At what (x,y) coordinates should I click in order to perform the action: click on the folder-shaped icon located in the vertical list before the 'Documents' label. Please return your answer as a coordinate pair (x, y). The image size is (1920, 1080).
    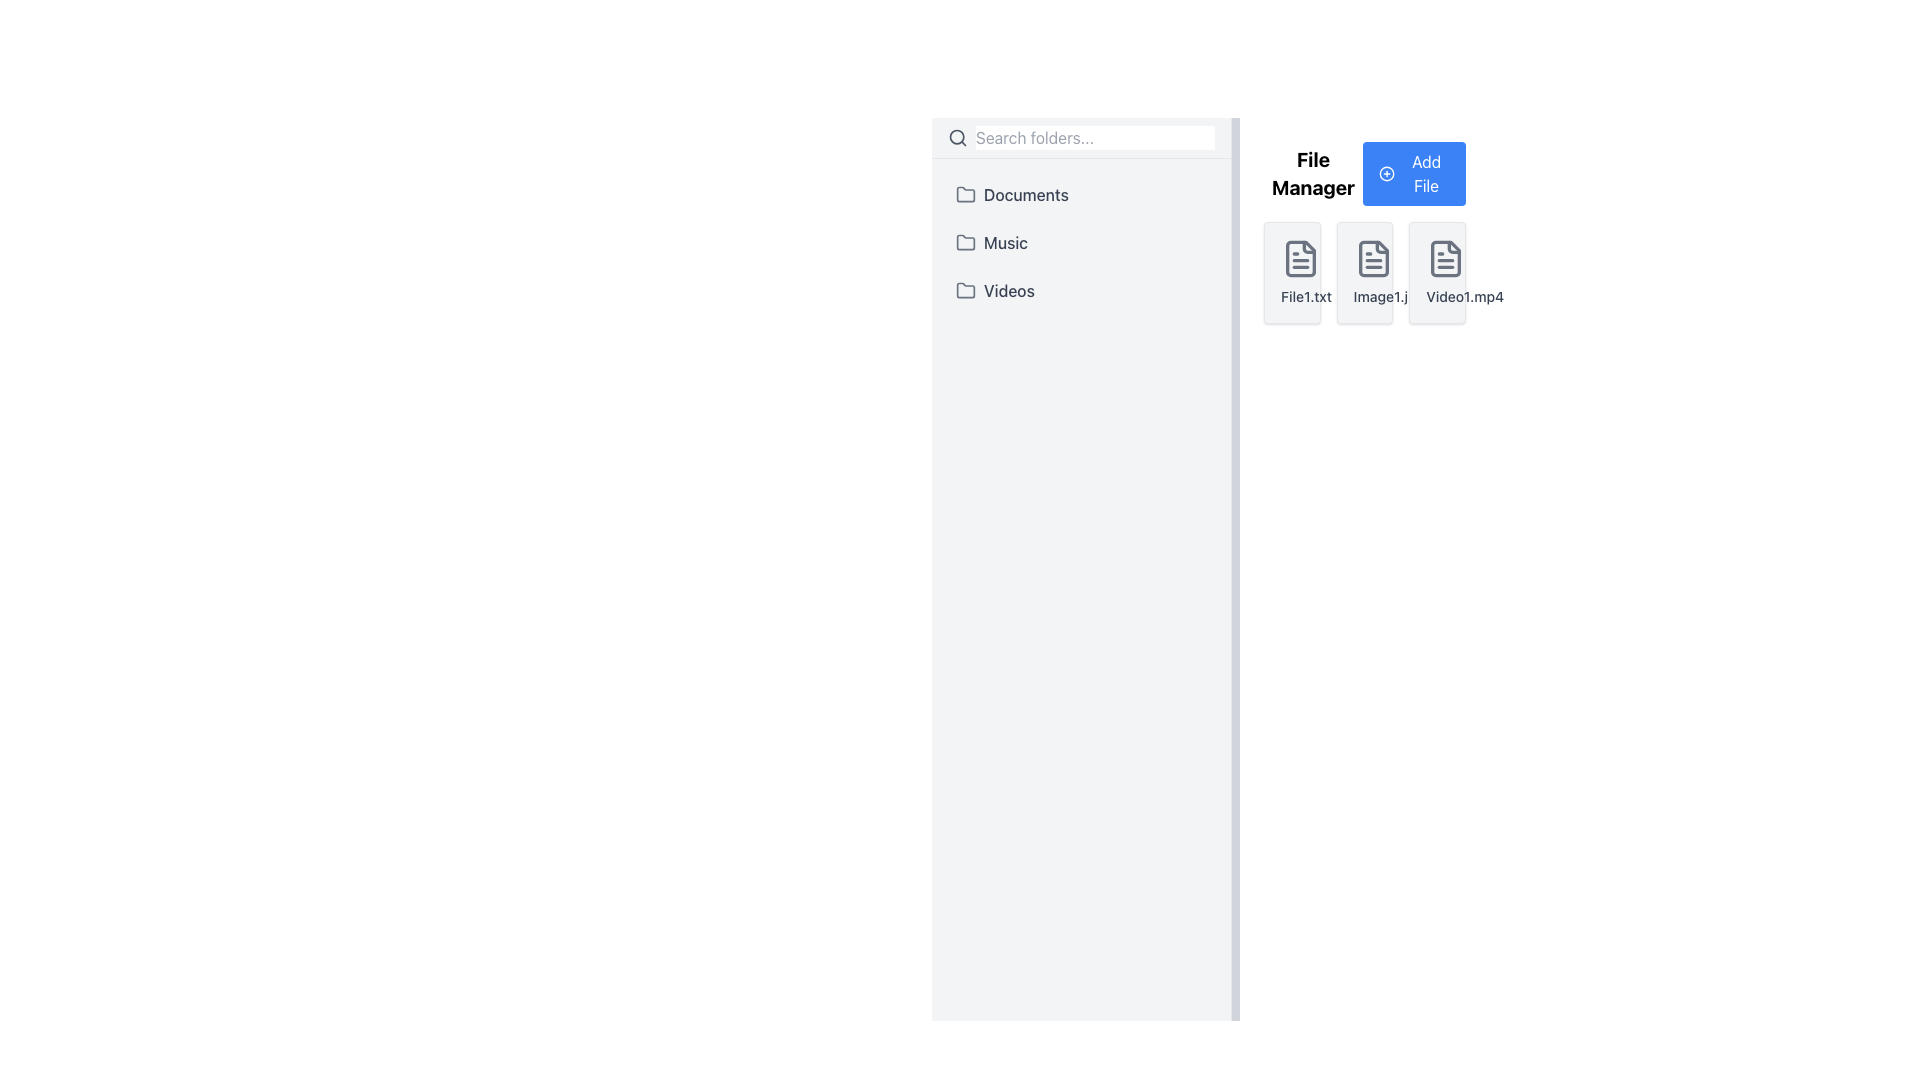
    Looking at the image, I should click on (965, 193).